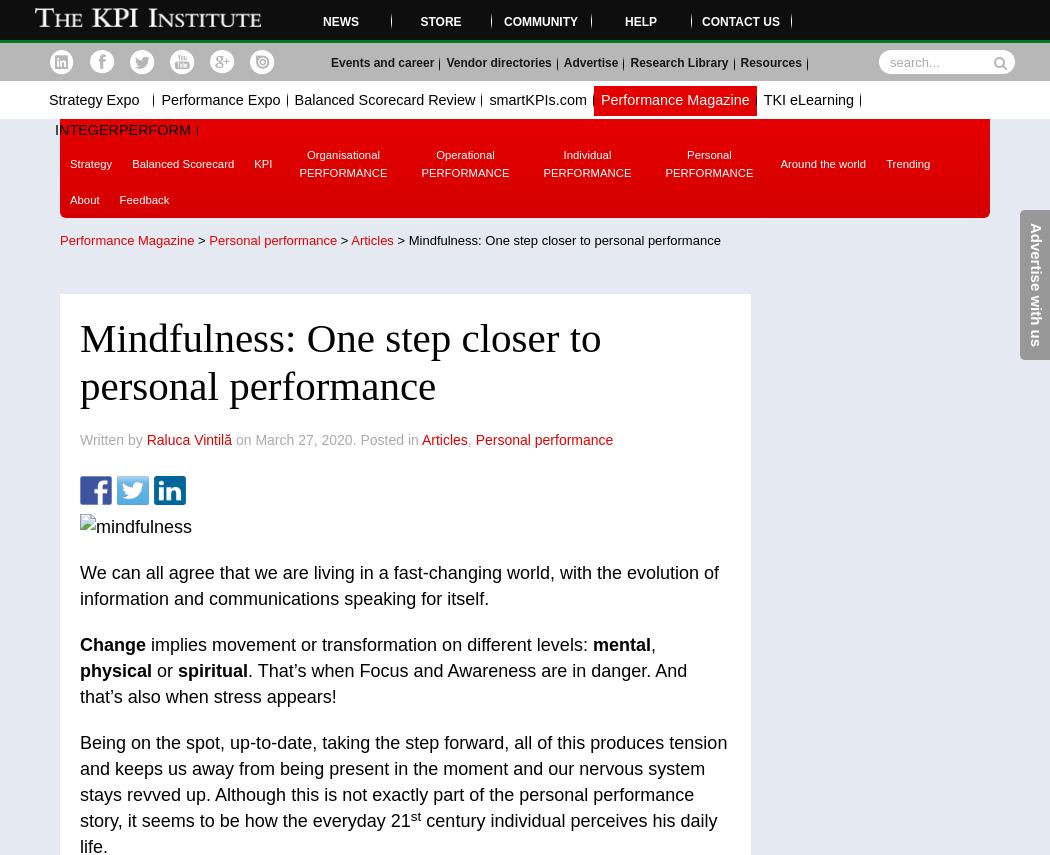  I want to click on 'March 27, 2020', so click(303, 438).